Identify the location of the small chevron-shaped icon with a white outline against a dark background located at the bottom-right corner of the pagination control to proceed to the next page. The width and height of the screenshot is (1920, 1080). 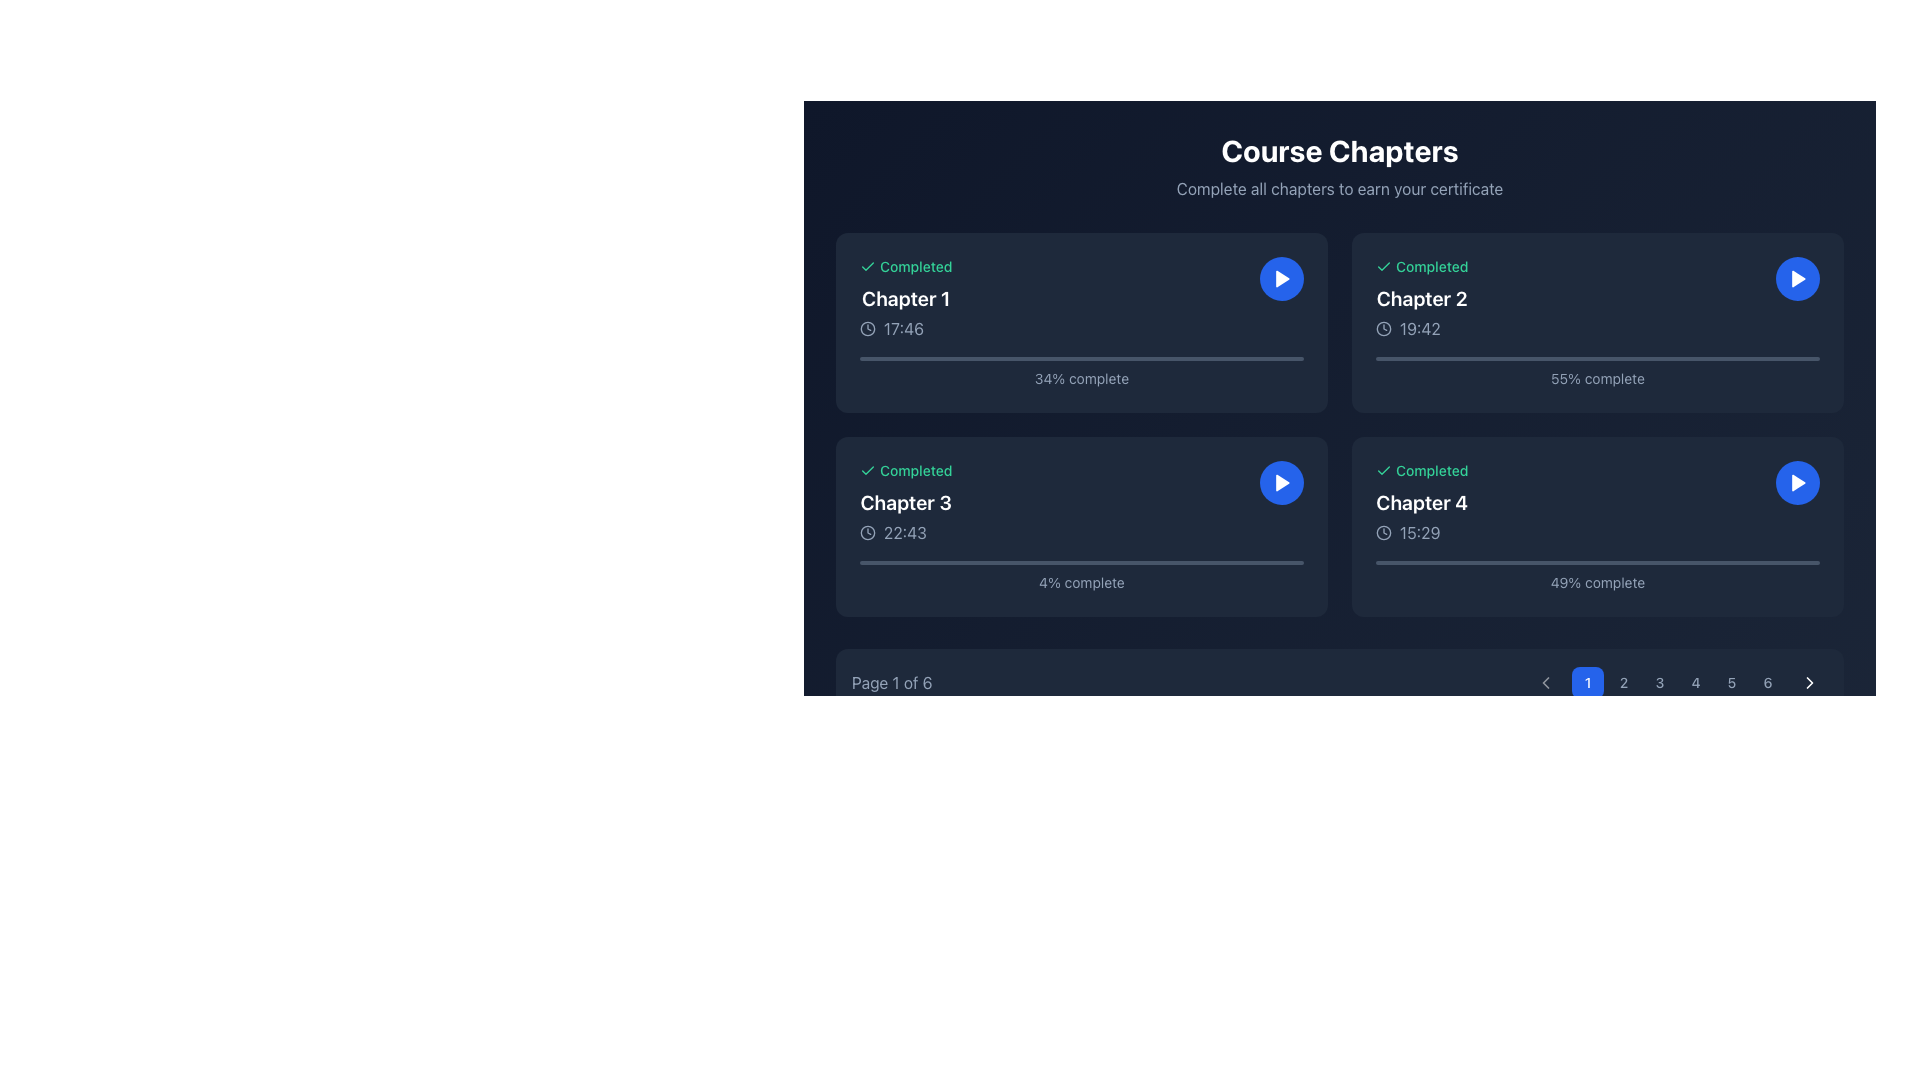
(1809, 681).